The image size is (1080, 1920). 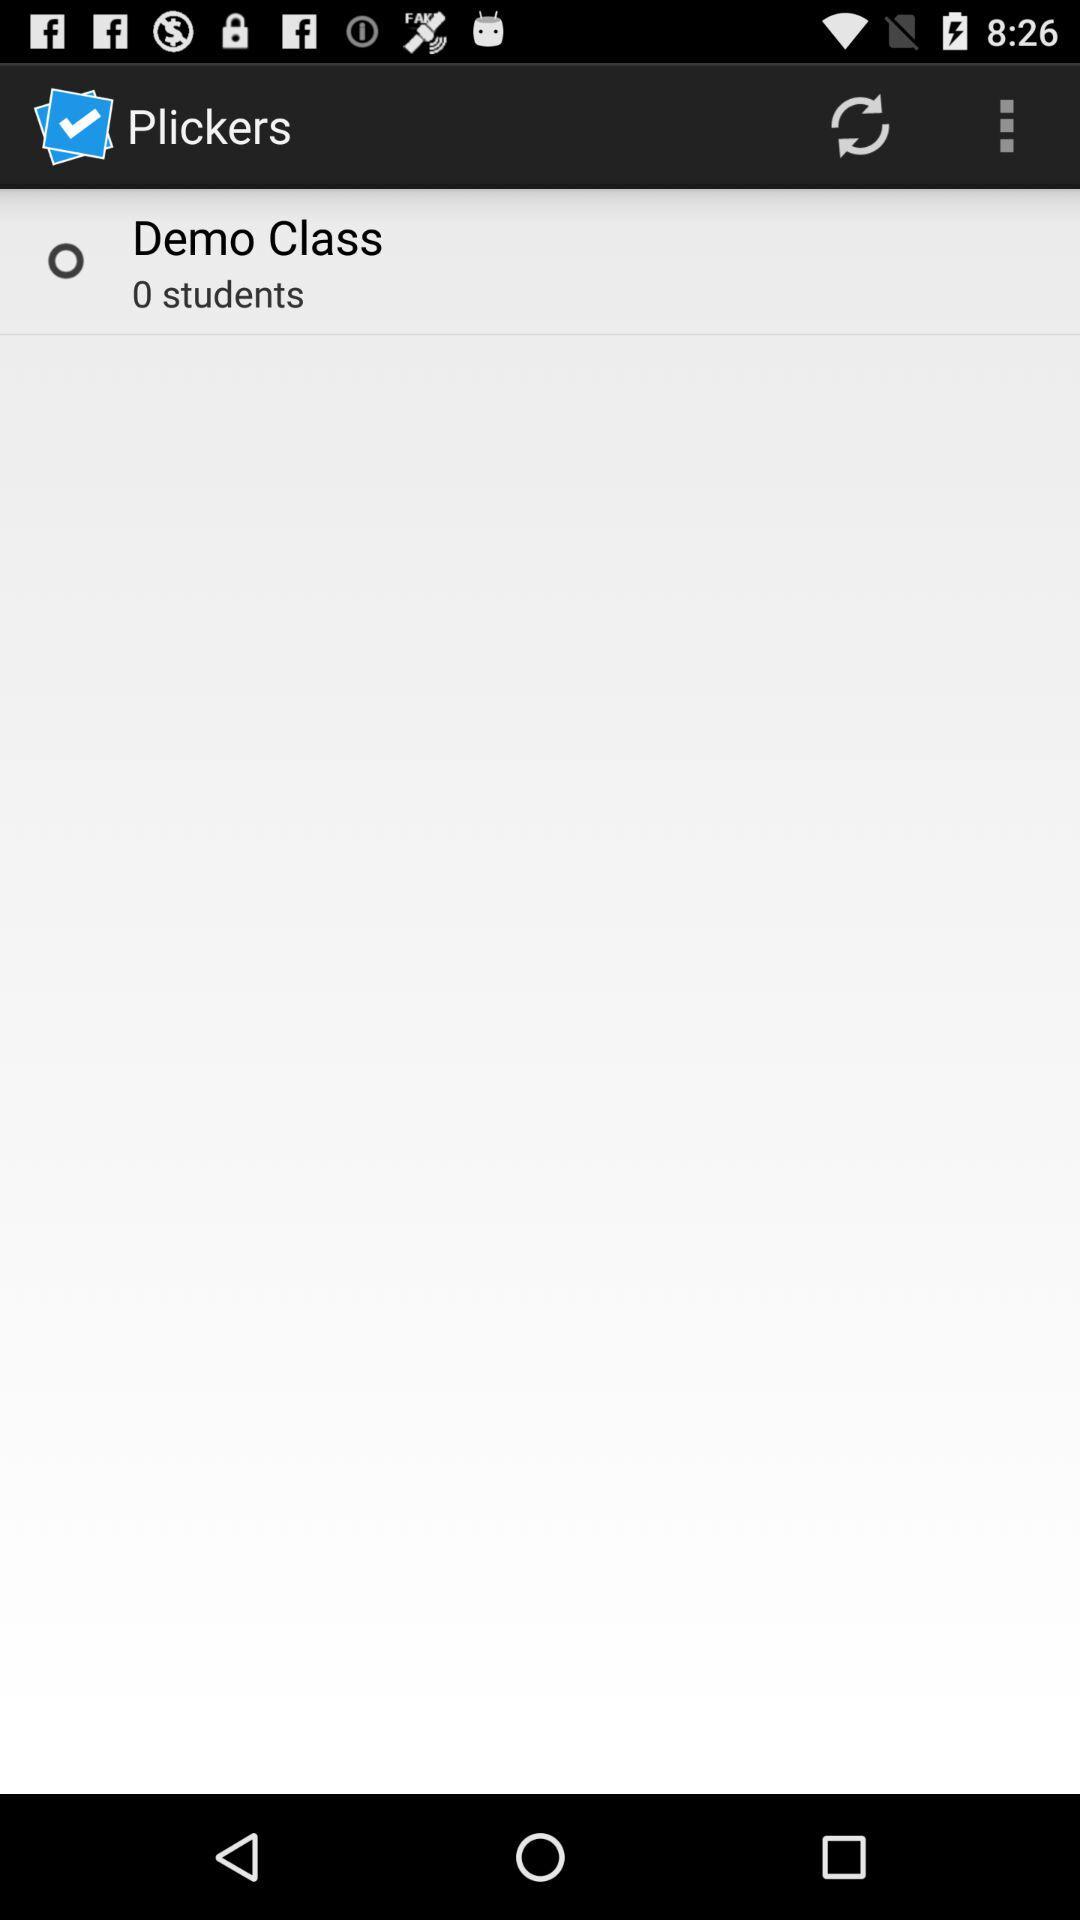 I want to click on item below the plickers icon, so click(x=256, y=236).